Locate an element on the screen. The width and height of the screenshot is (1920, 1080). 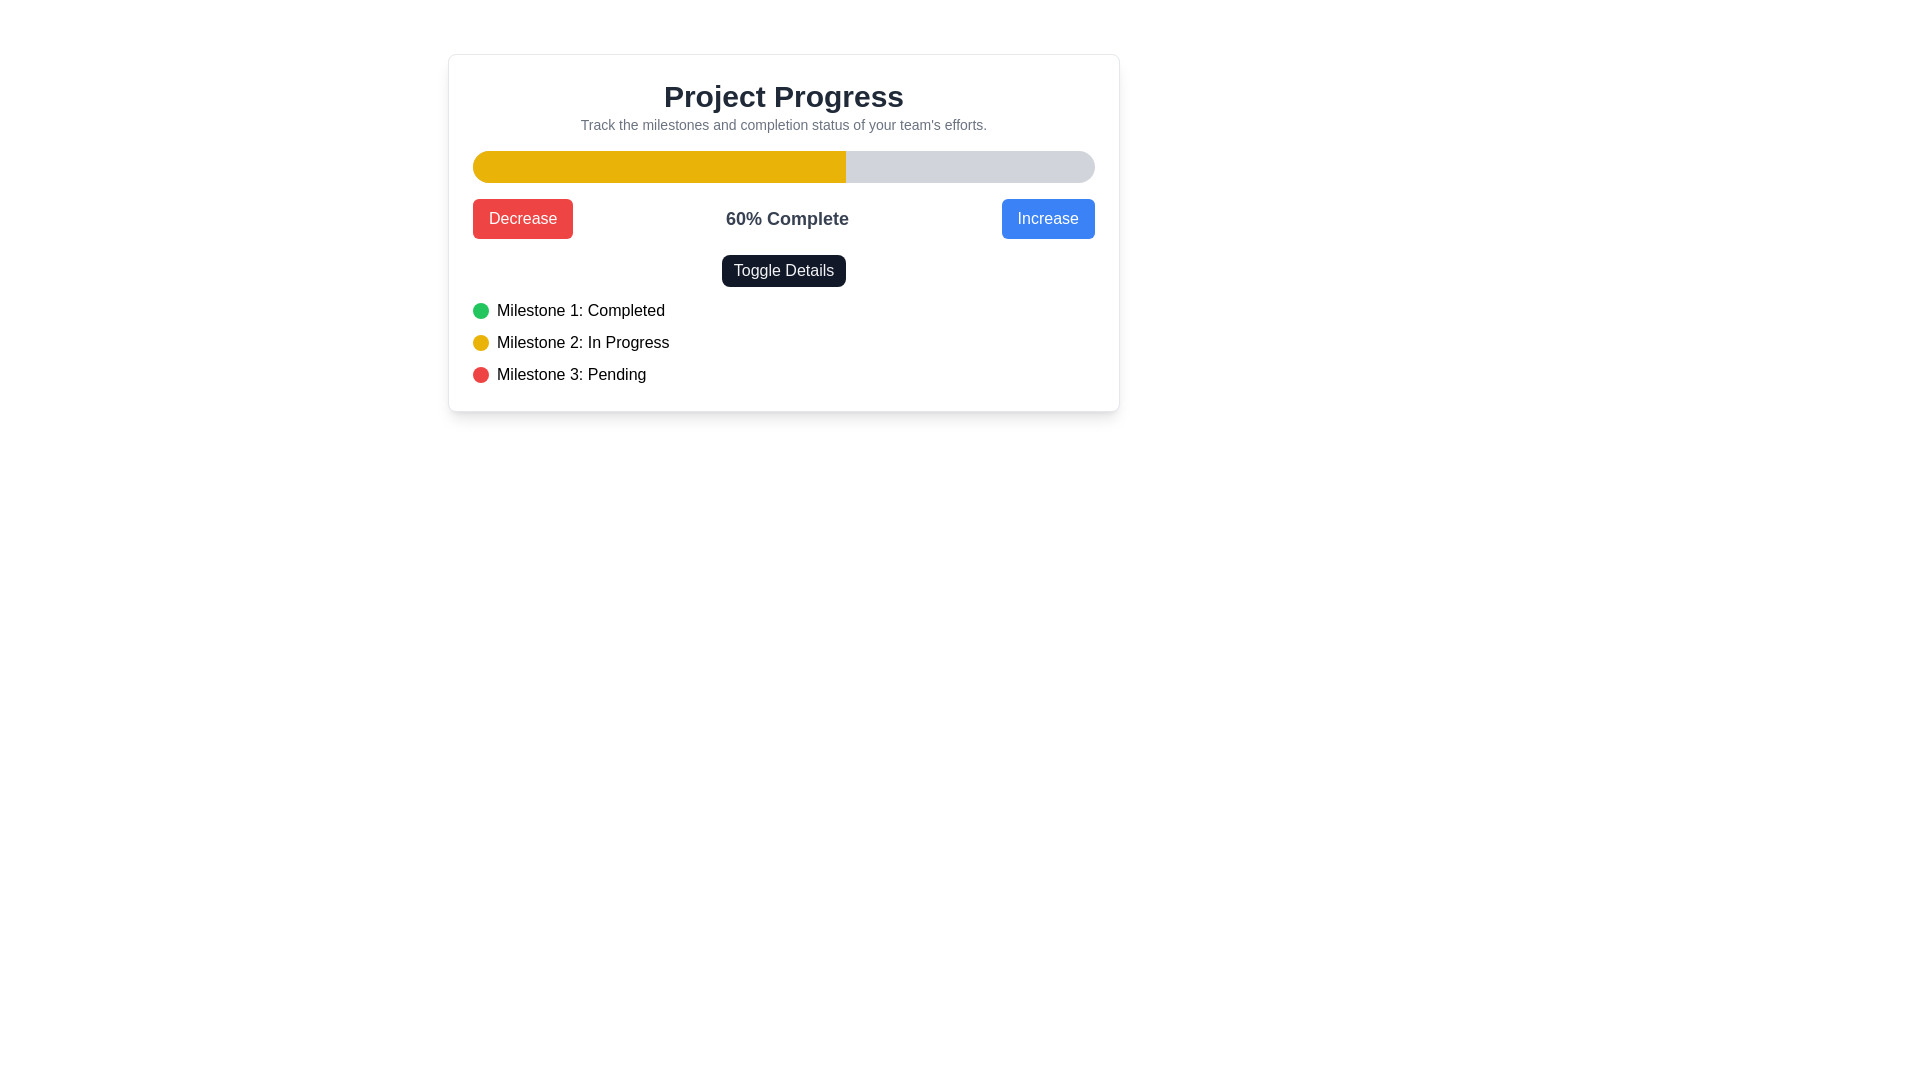
the label indicating the third milestone status is located at coordinates (570, 374).